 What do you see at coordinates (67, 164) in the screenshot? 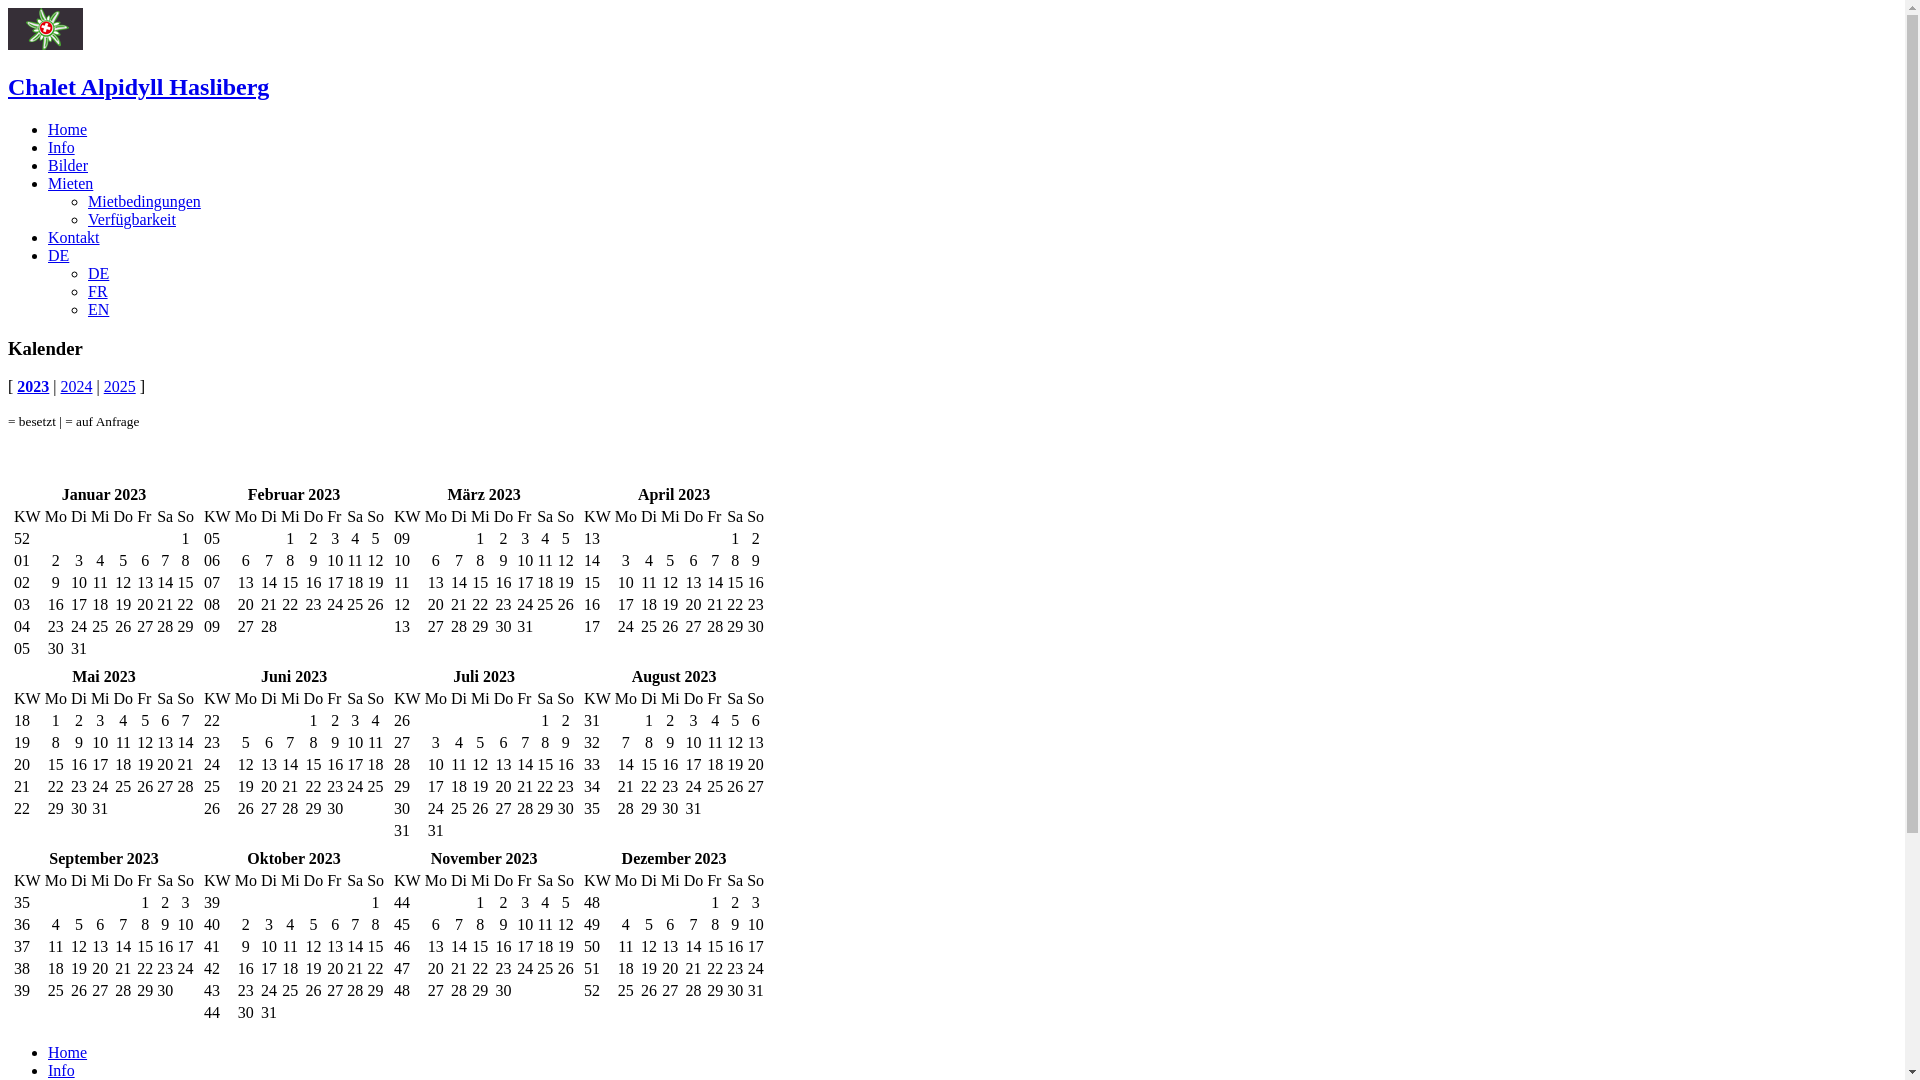
I see `'Bilder'` at bounding box center [67, 164].